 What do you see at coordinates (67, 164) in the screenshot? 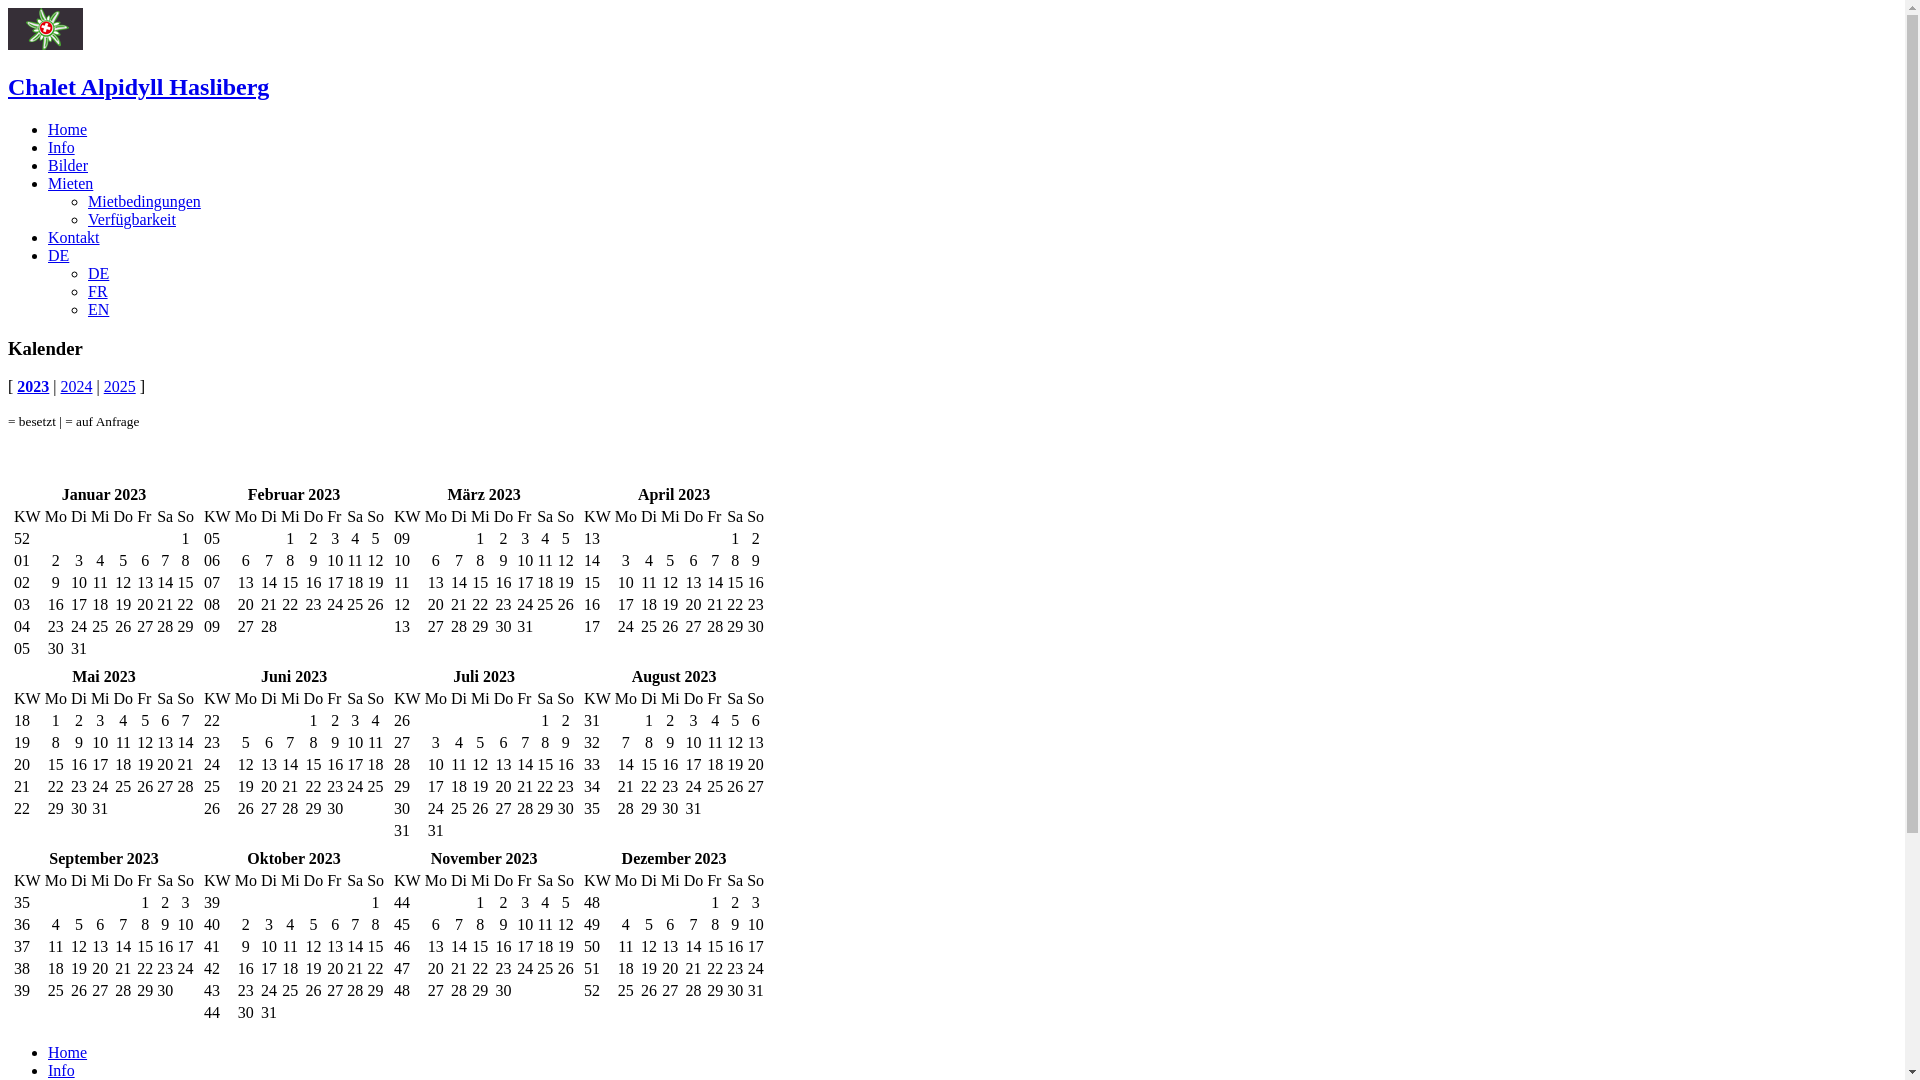
I see `'Bilder'` at bounding box center [67, 164].